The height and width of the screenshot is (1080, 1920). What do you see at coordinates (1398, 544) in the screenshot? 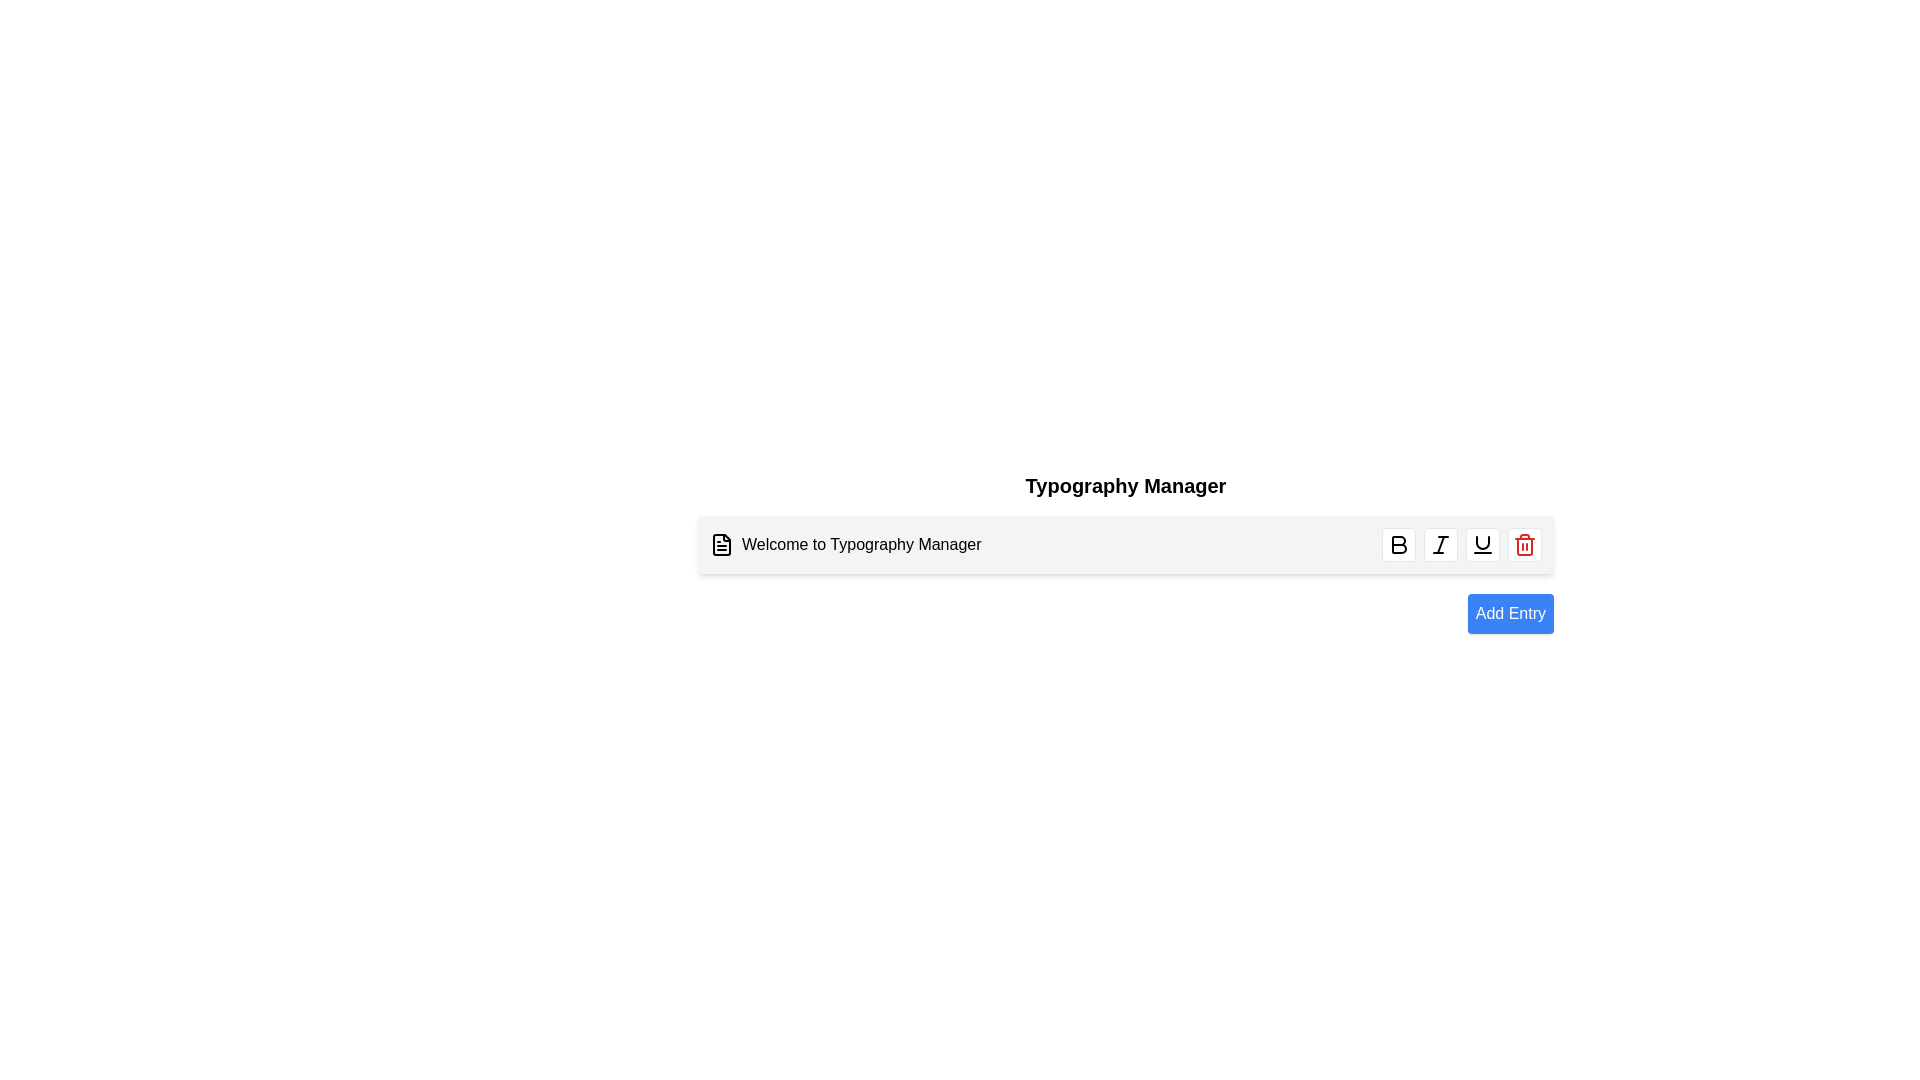
I see `the bold formatting toggle button located in the toolbar below the 'Welcome to Typography Manager' section` at bounding box center [1398, 544].